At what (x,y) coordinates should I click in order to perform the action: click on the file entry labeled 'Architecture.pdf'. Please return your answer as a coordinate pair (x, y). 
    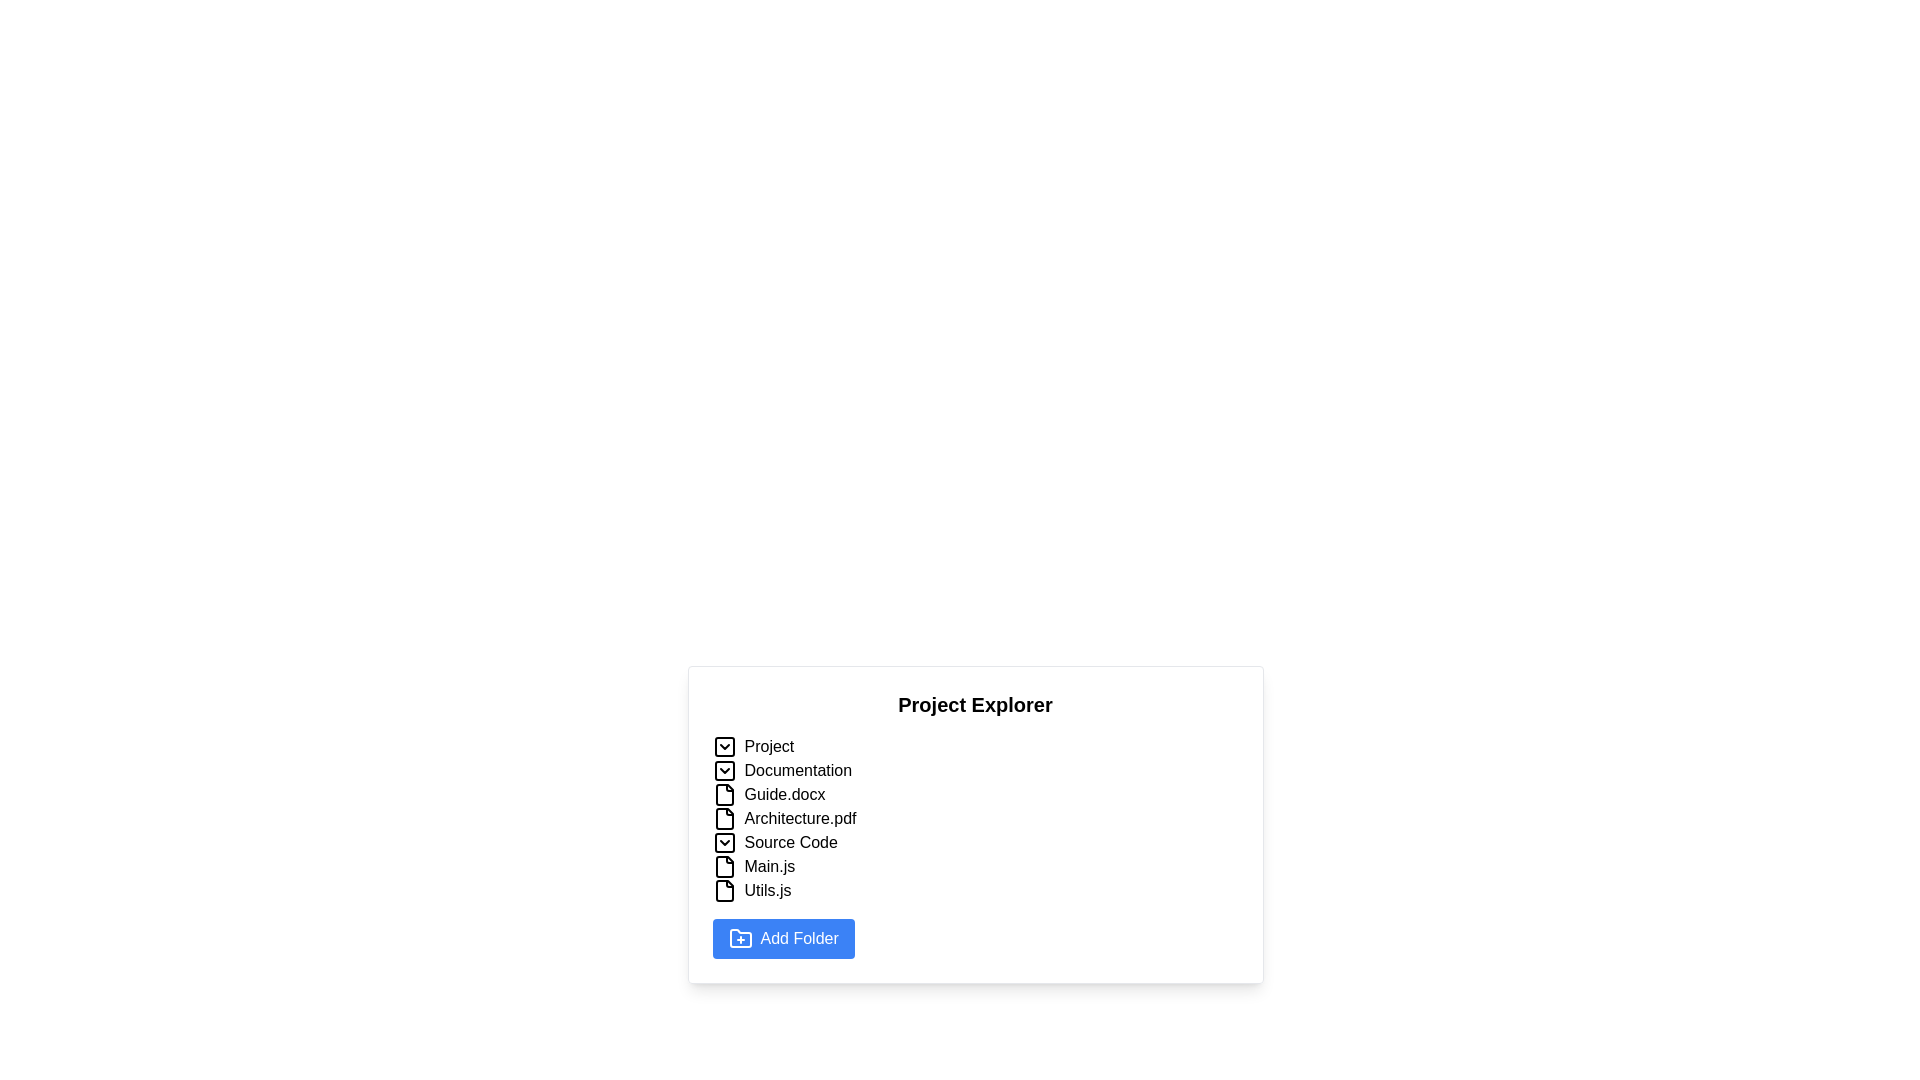
    Looking at the image, I should click on (975, 818).